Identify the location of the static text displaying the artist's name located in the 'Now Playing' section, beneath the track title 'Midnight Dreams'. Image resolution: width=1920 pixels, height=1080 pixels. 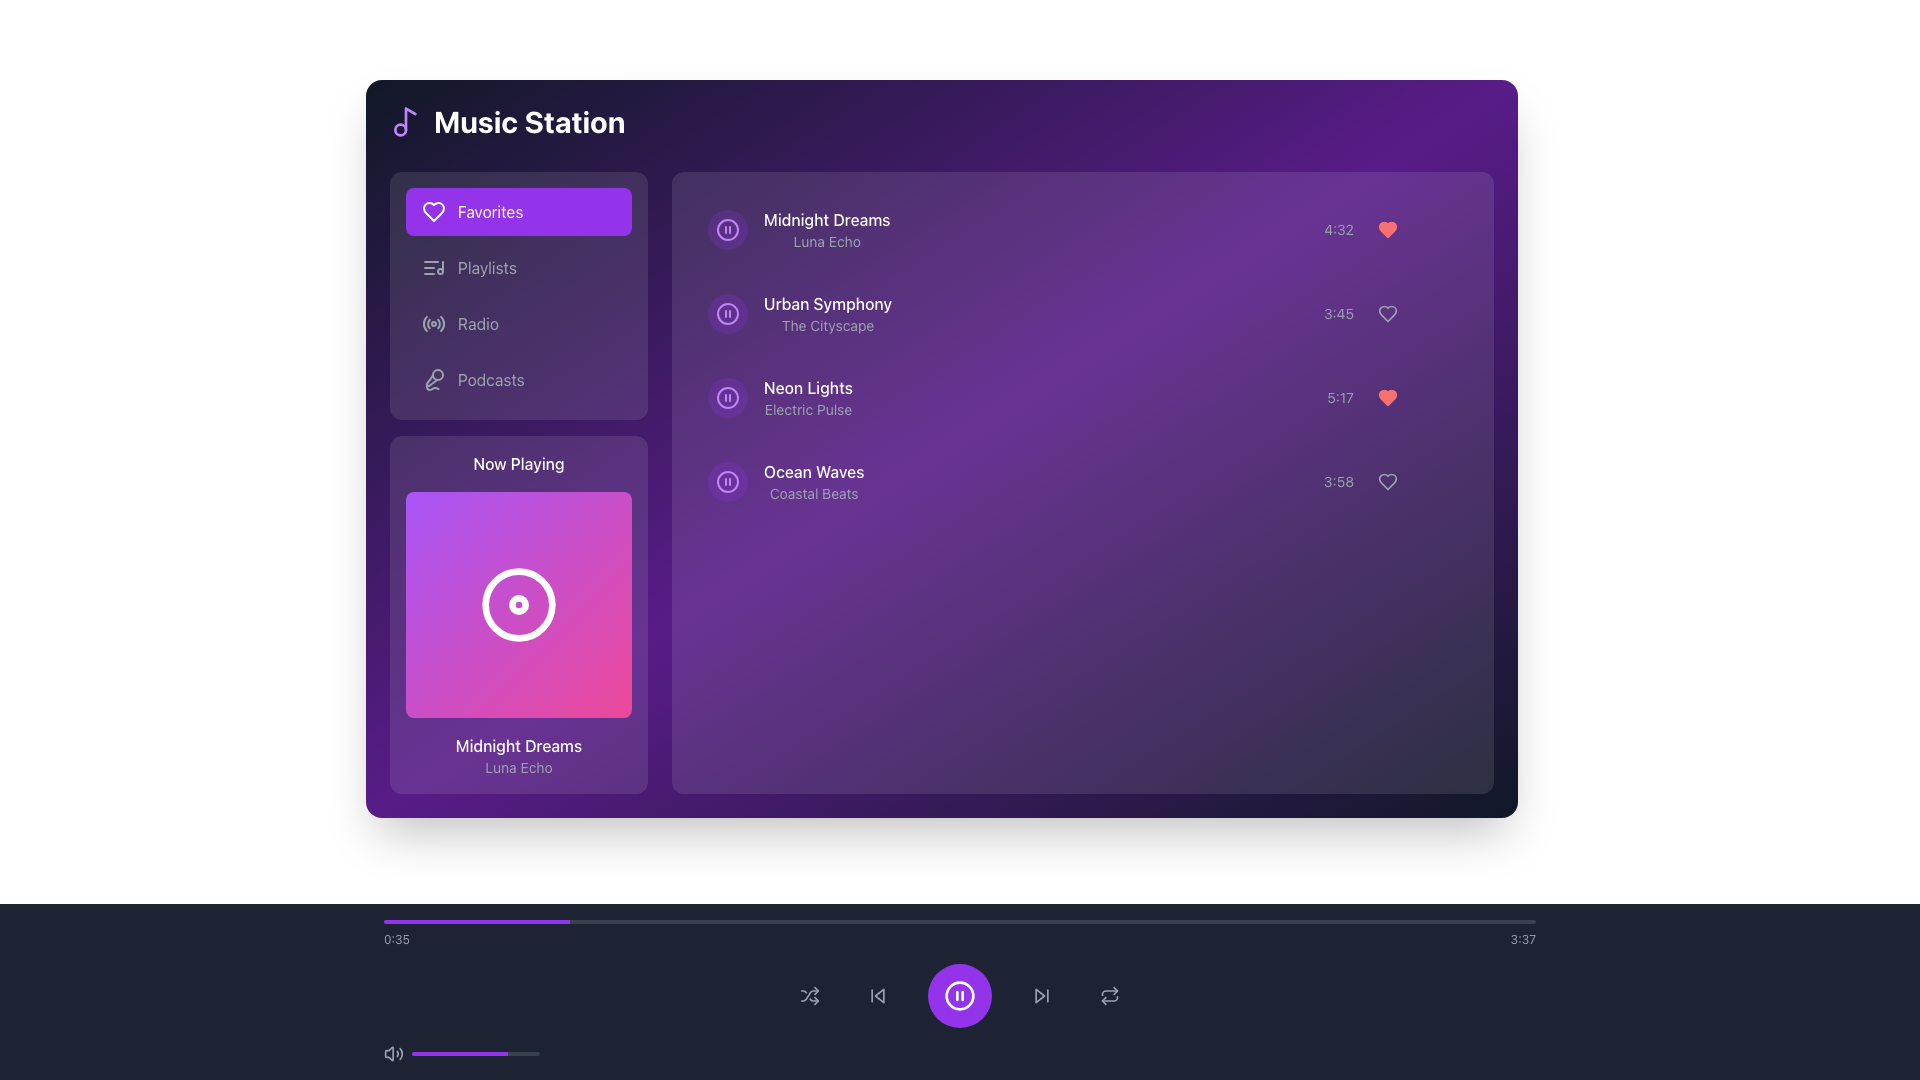
(518, 766).